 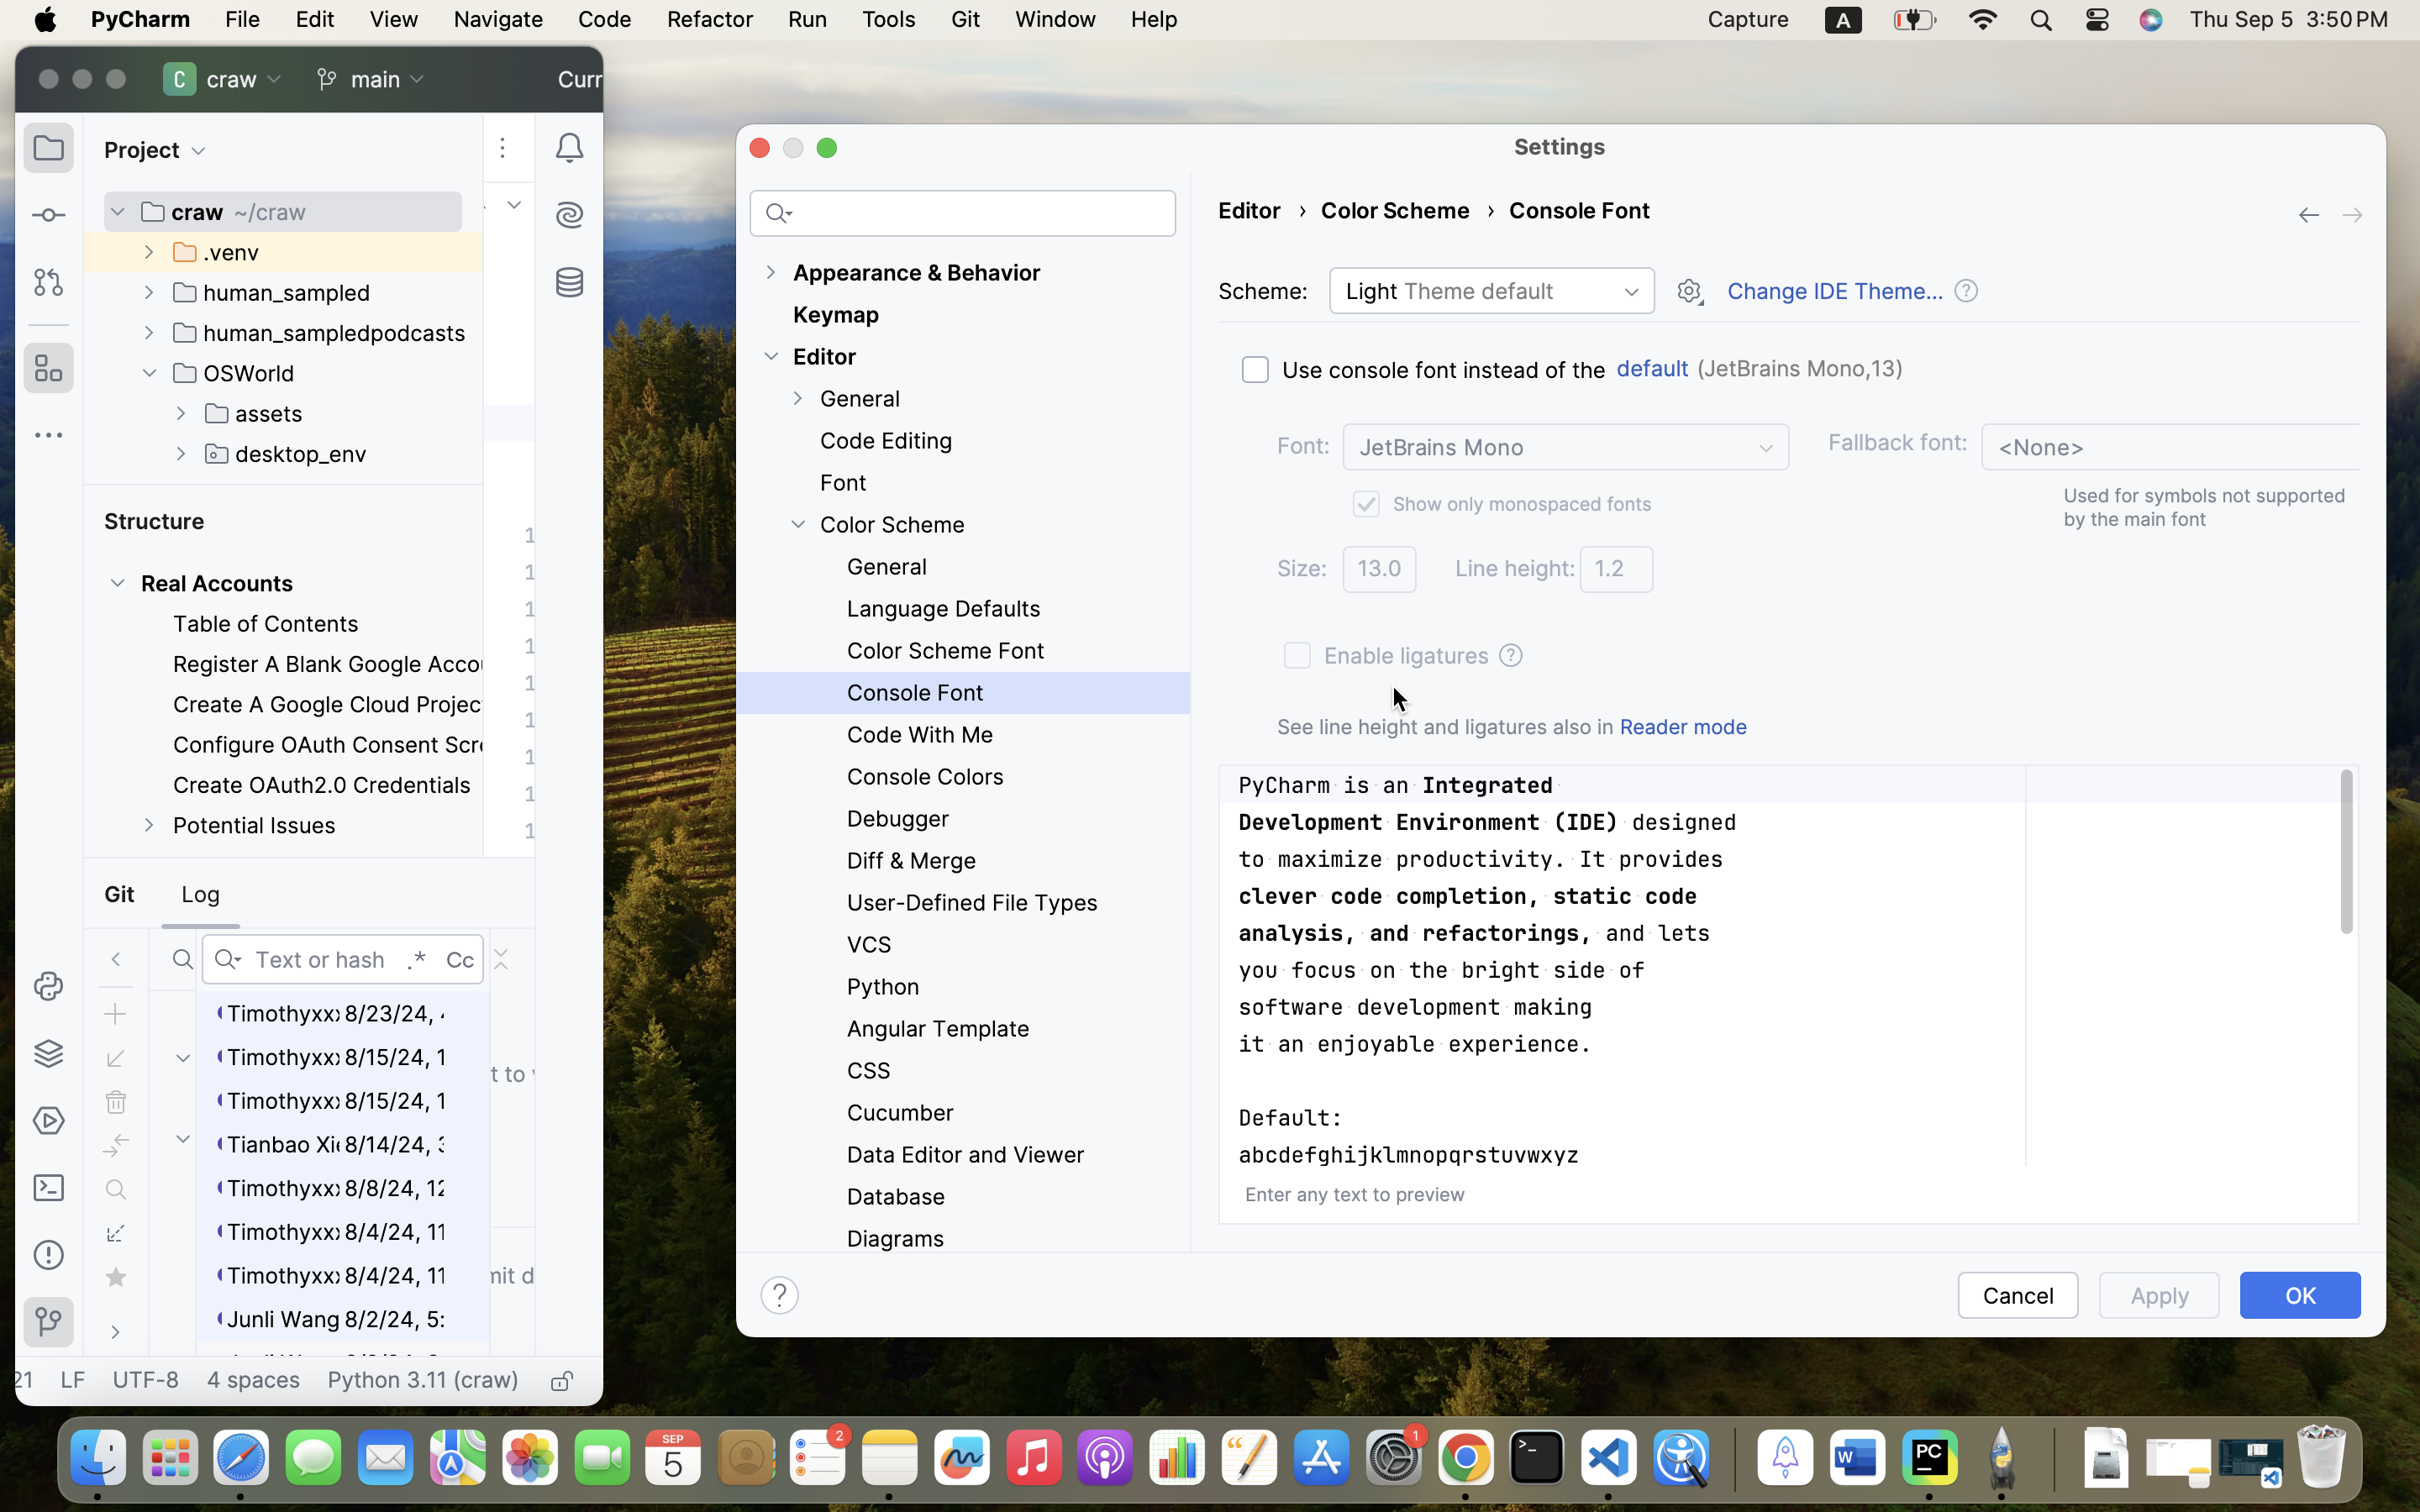 I want to click on 'Settings', so click(x=1560, y=144).